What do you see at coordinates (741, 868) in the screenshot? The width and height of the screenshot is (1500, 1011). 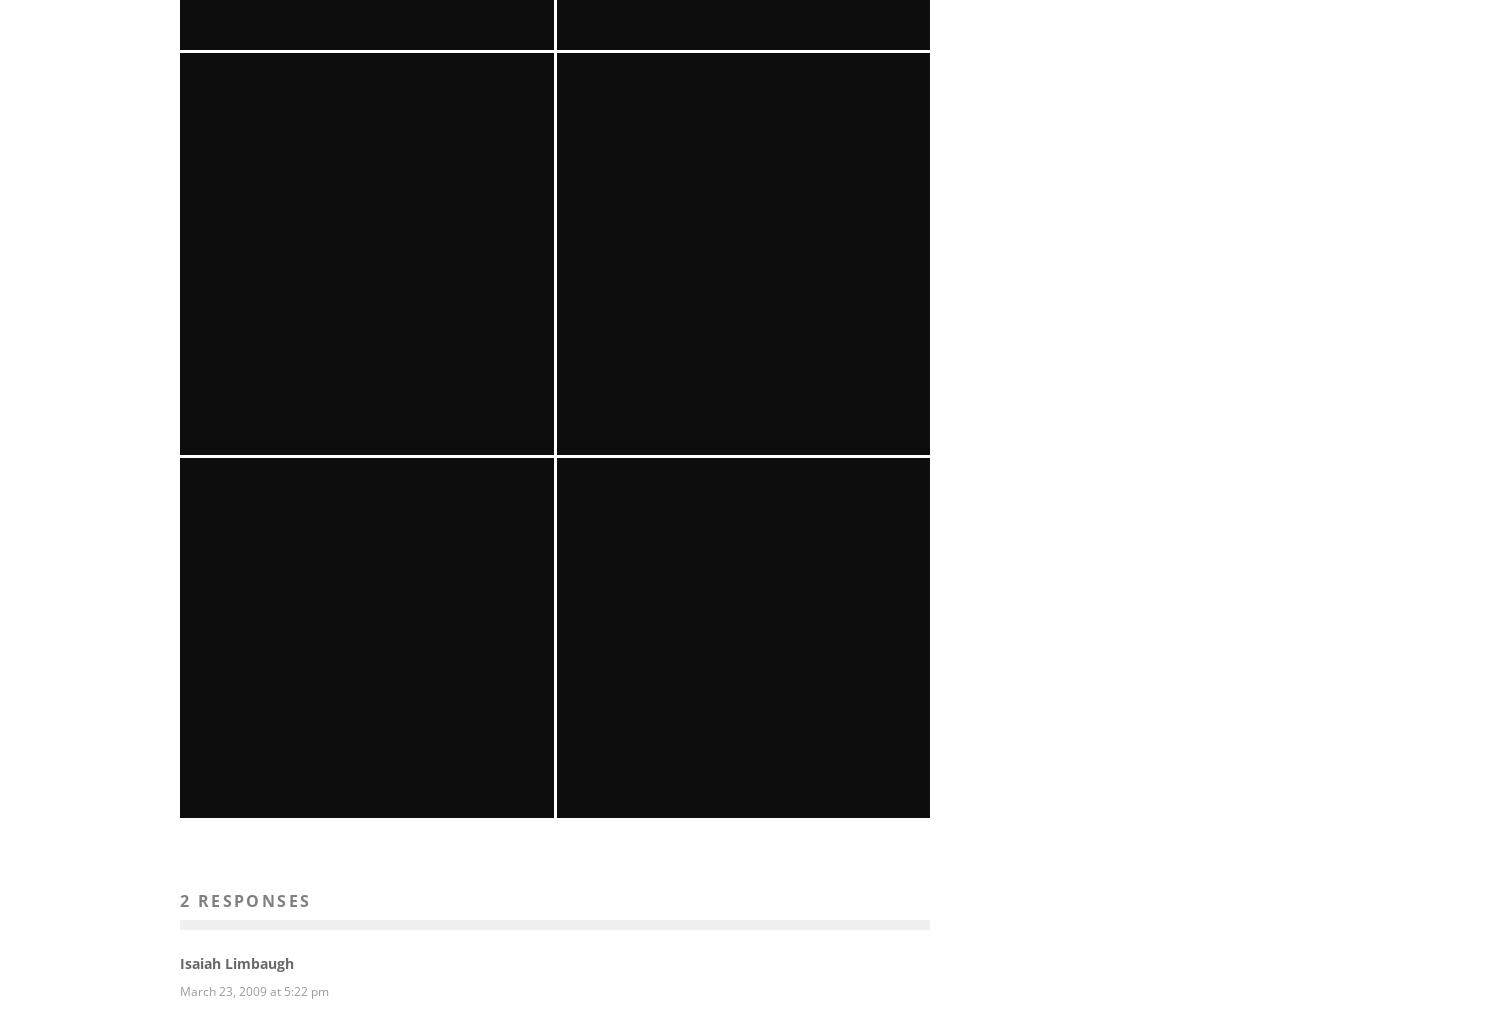 I see `'Gabby La La @ Joe’s Pub'` at bounding box center [741, 868].